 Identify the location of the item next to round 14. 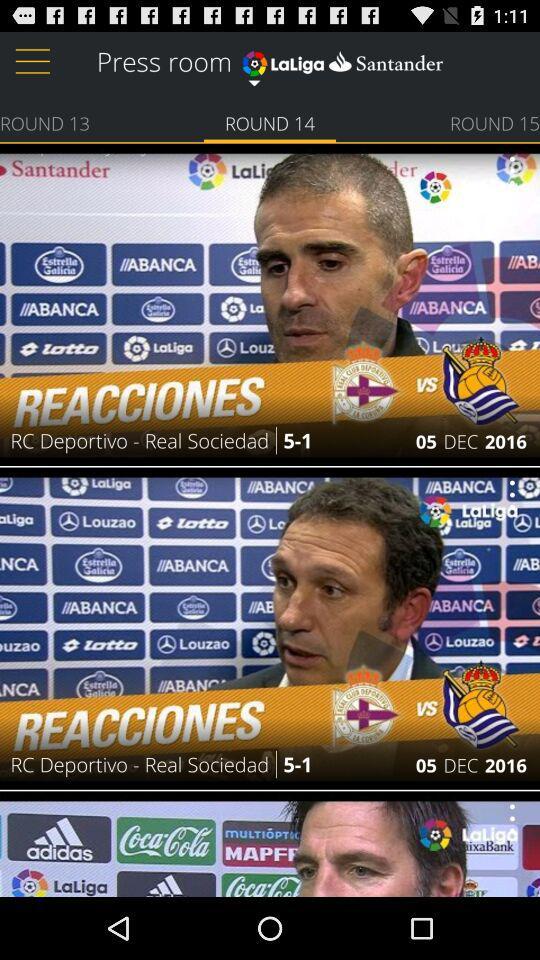
(494, 121).